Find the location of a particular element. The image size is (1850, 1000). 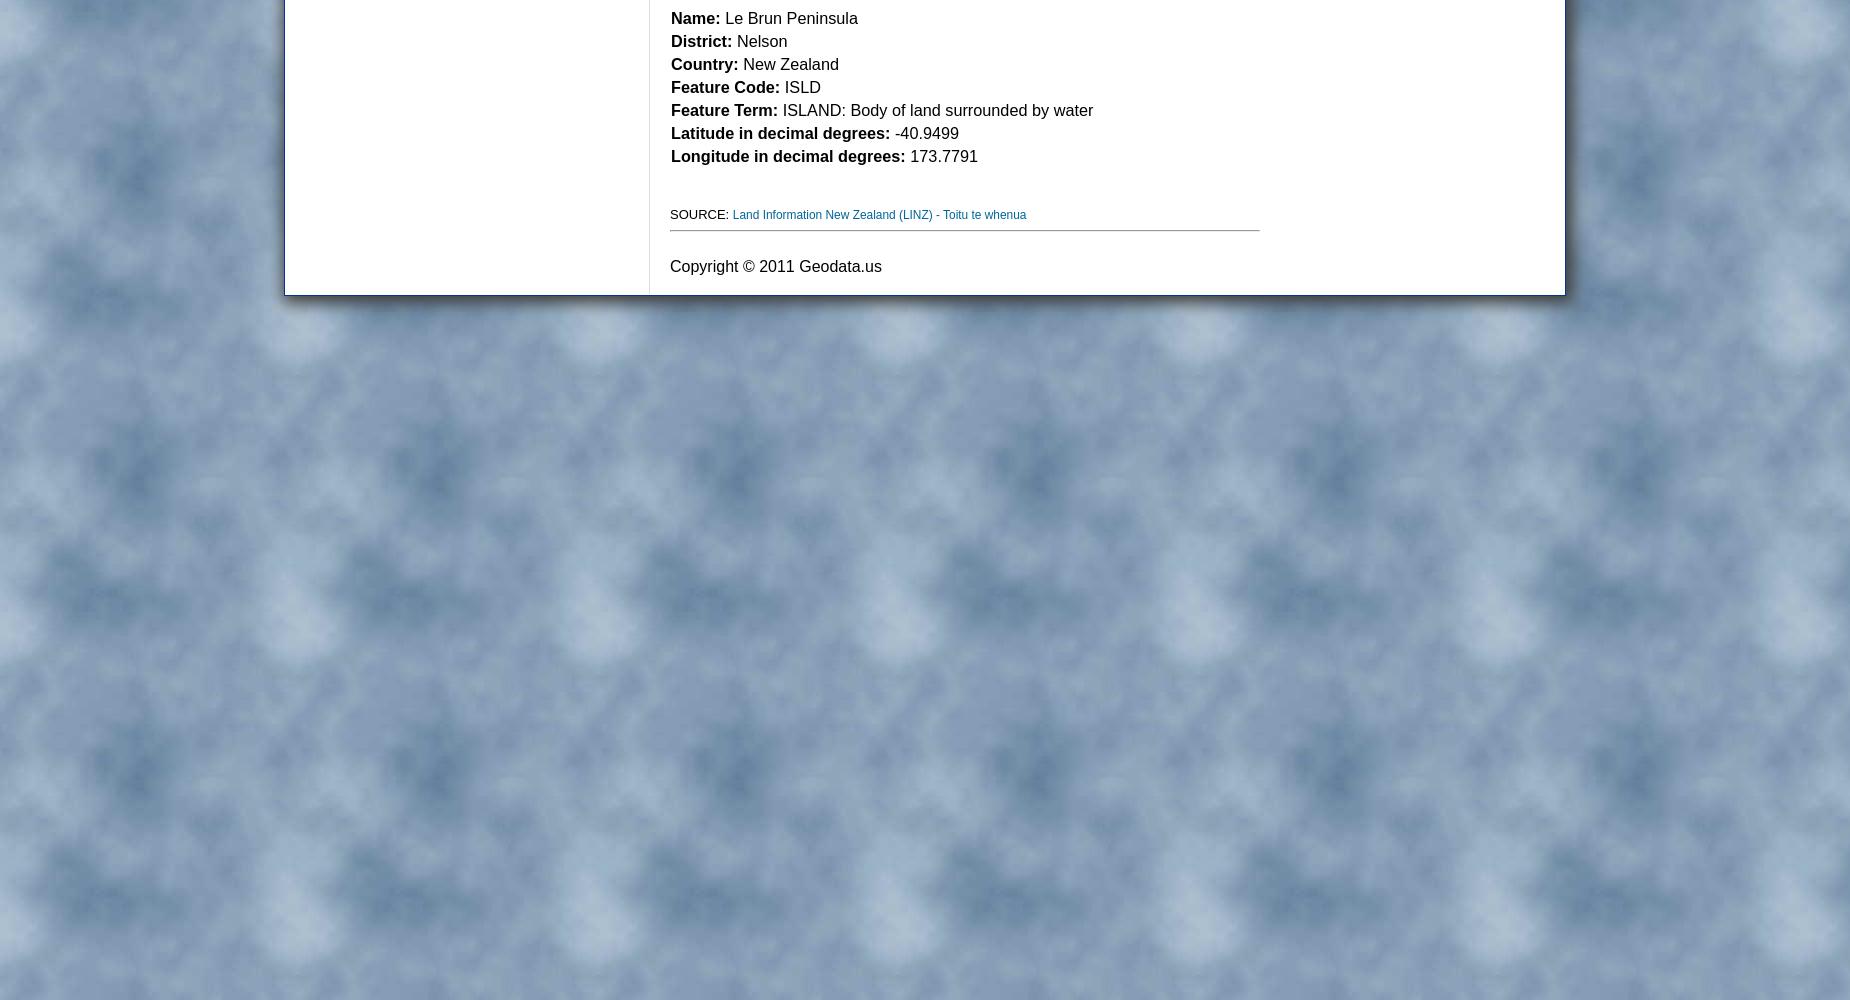

'Feature Code:' is located at coordinates (725, 86).